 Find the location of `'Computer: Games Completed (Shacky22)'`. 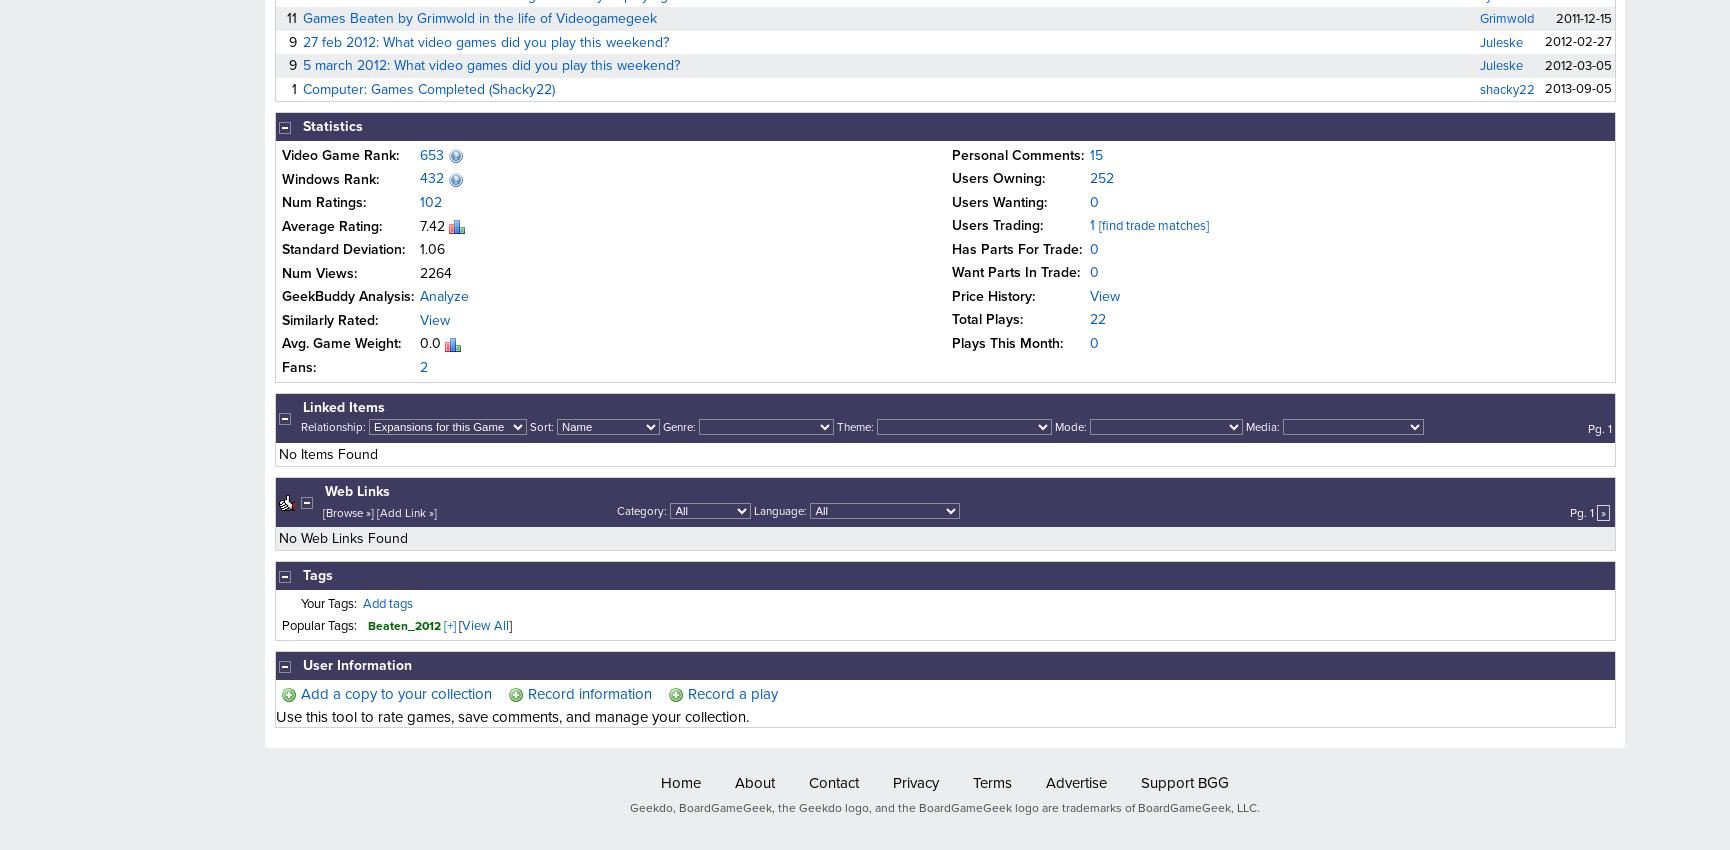

'Computer: Games Completed (Shacky22)' is located at coordinates (429, 87).